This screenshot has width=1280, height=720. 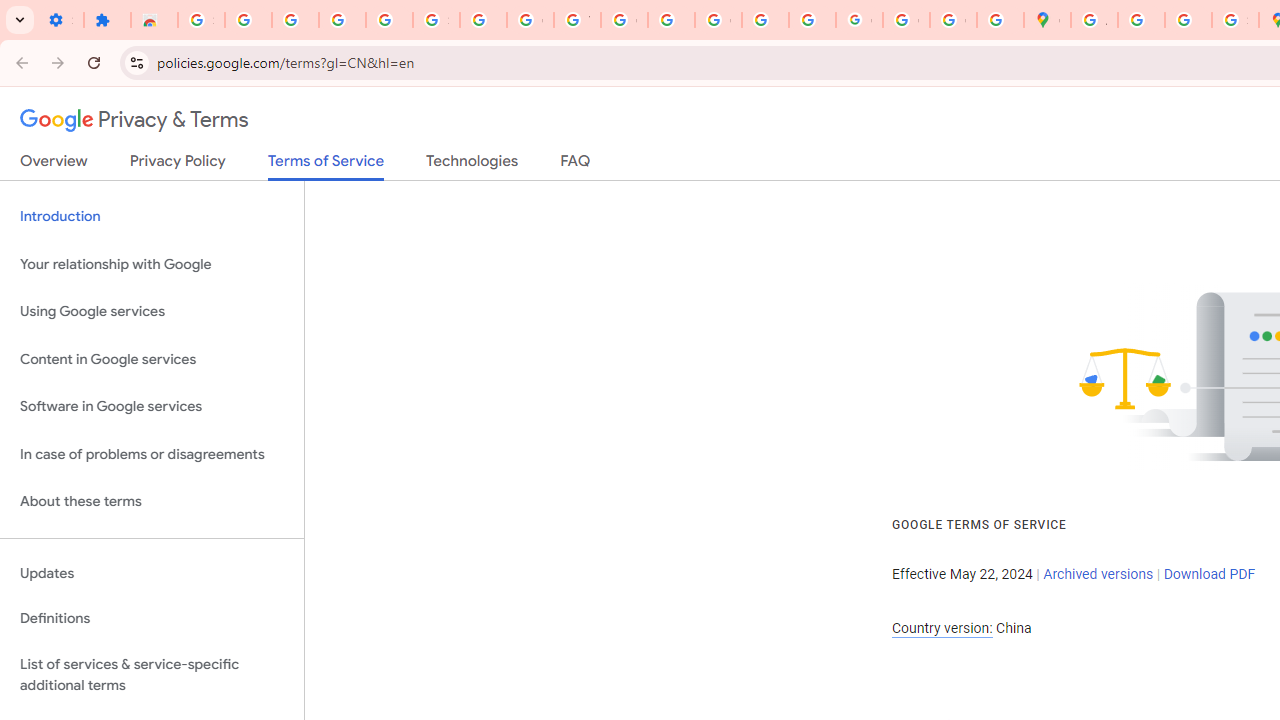 I want to click on 'Settings - On startup', so click(x=60, y=20).